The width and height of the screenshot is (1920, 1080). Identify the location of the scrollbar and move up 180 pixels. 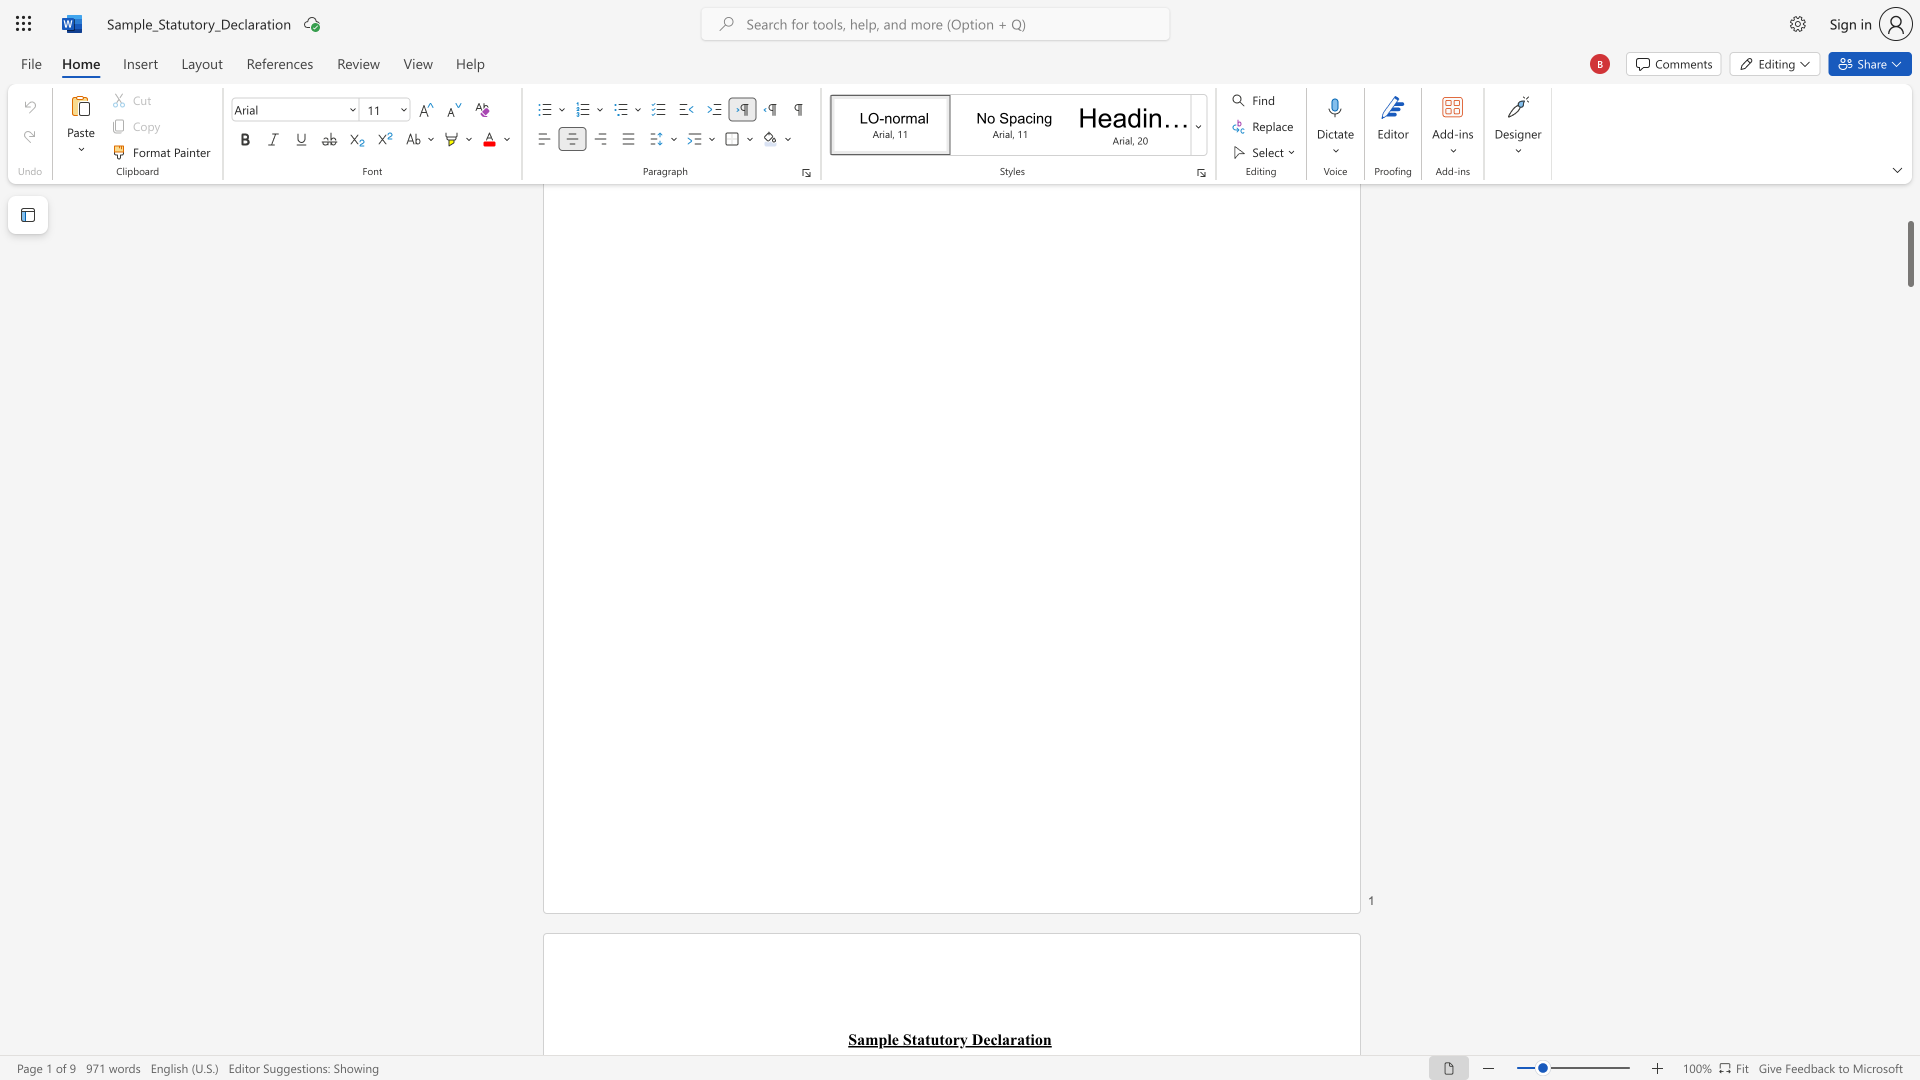
(1909, 253).